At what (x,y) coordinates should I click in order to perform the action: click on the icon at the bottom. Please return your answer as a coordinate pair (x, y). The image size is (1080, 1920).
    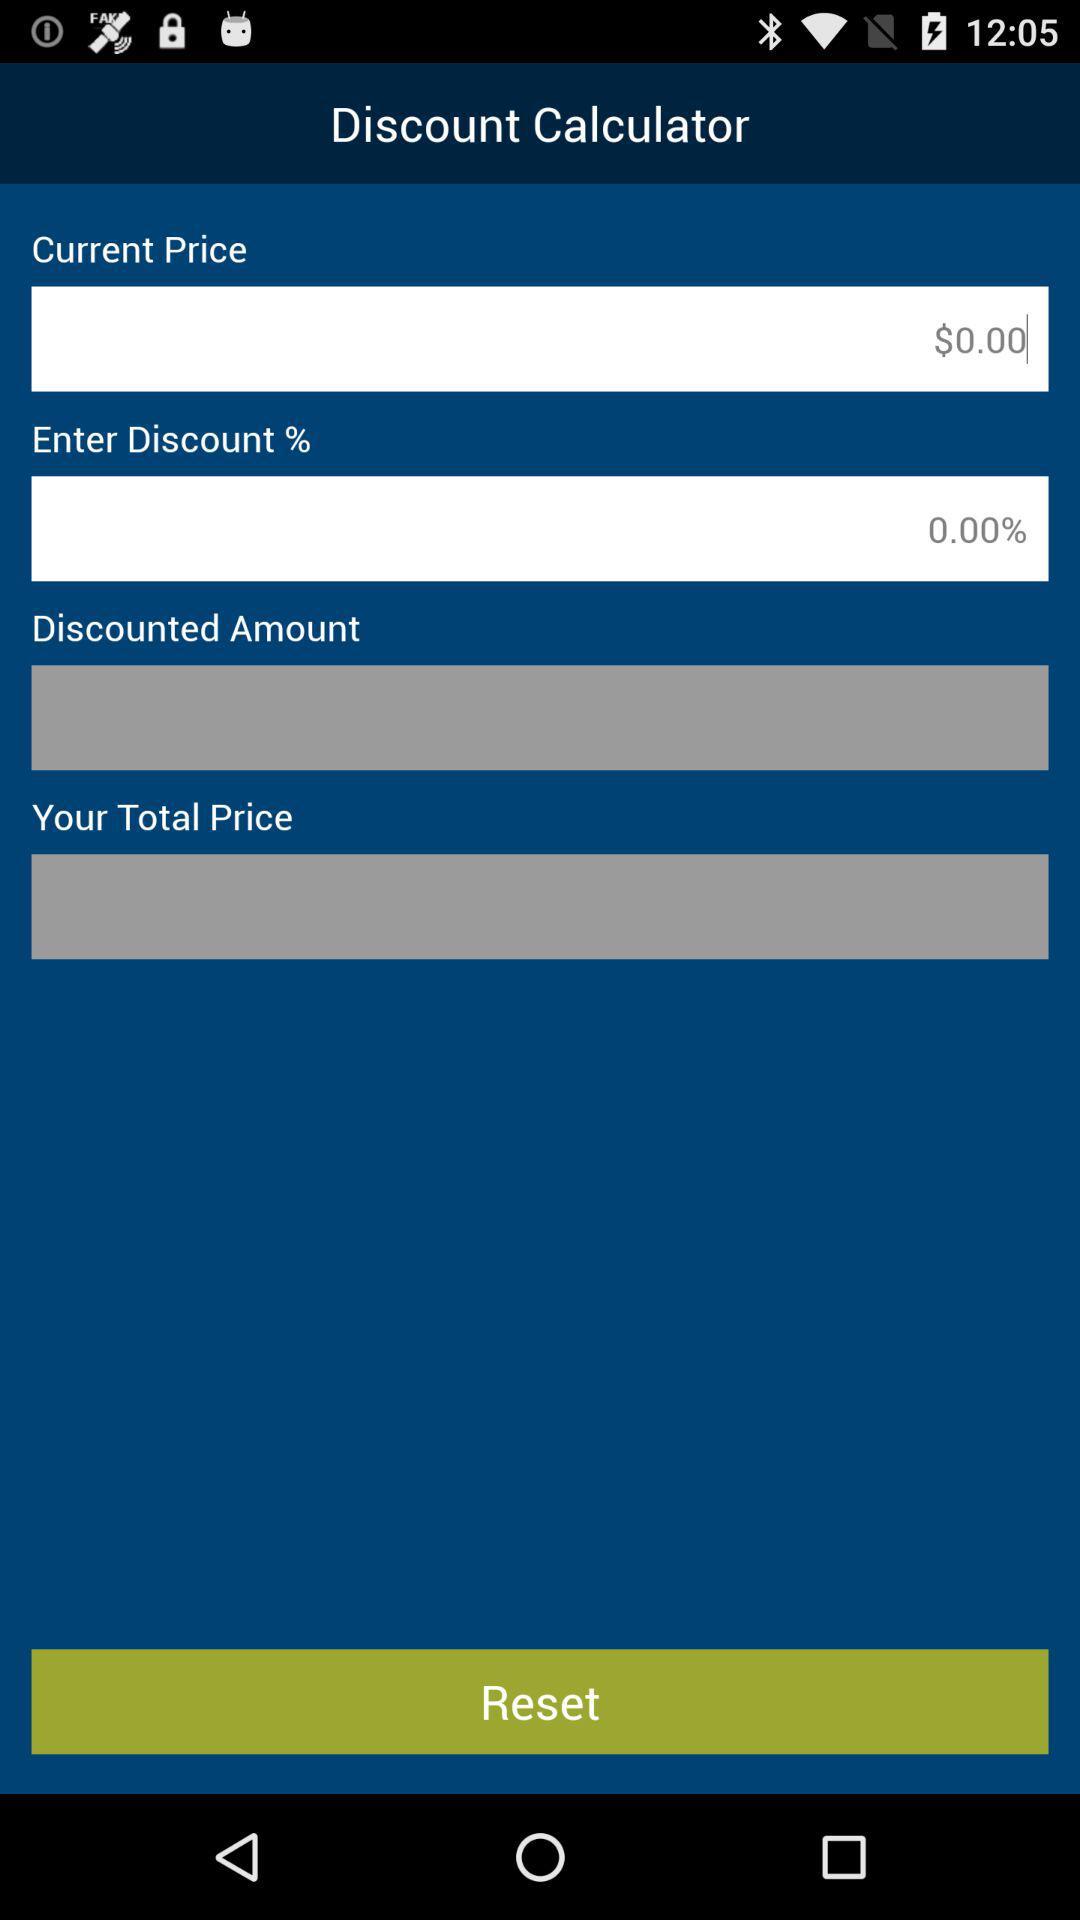
    Looking at the image, I should click on (540, 1700).